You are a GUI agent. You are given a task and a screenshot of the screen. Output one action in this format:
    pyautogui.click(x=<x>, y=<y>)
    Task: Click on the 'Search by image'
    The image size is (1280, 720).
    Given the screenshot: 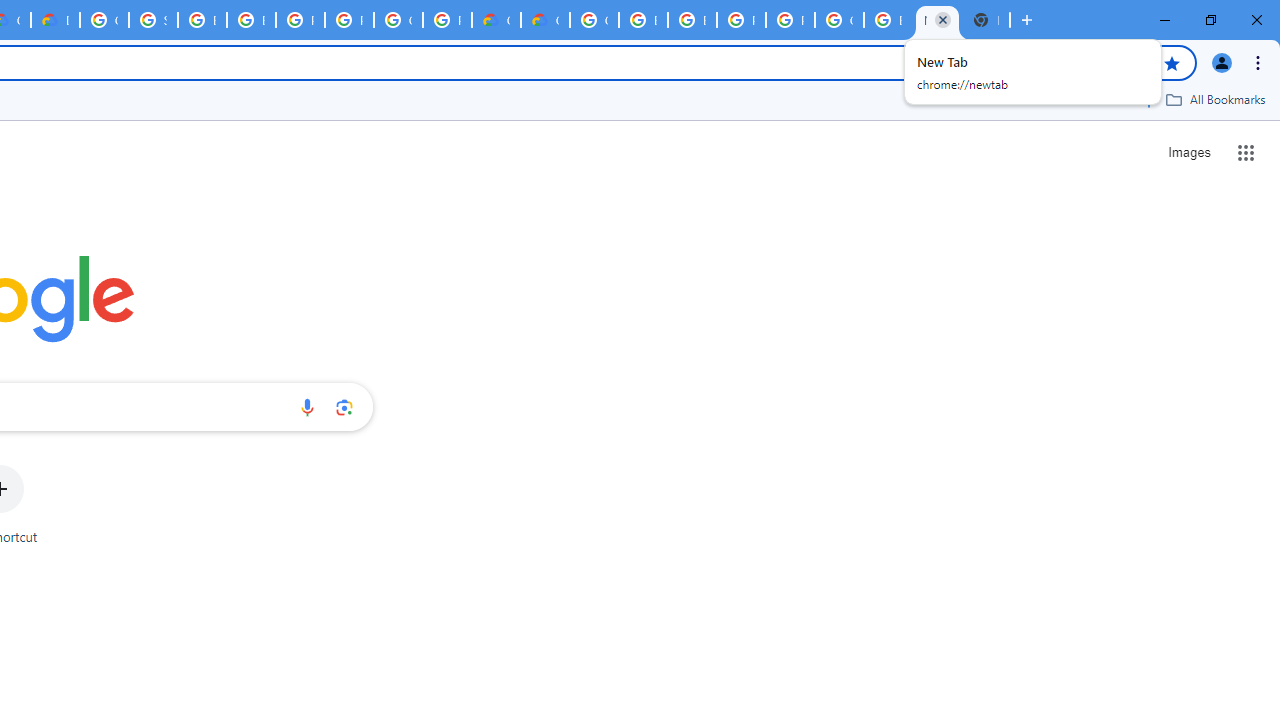 What is the action you would take?
    pyautogui.click(x=344, y=406)
    